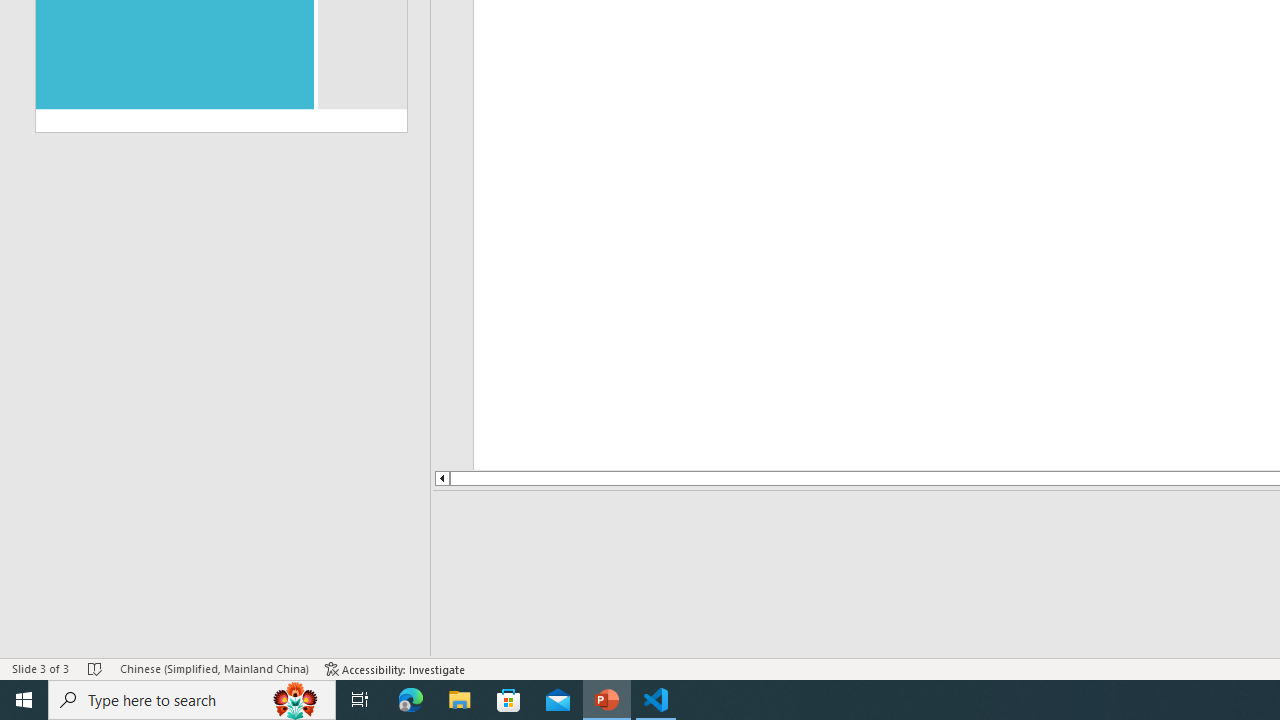 The image size is (1280, 720). I want to click on 'Spell Check No Errors', so click(95, 669).